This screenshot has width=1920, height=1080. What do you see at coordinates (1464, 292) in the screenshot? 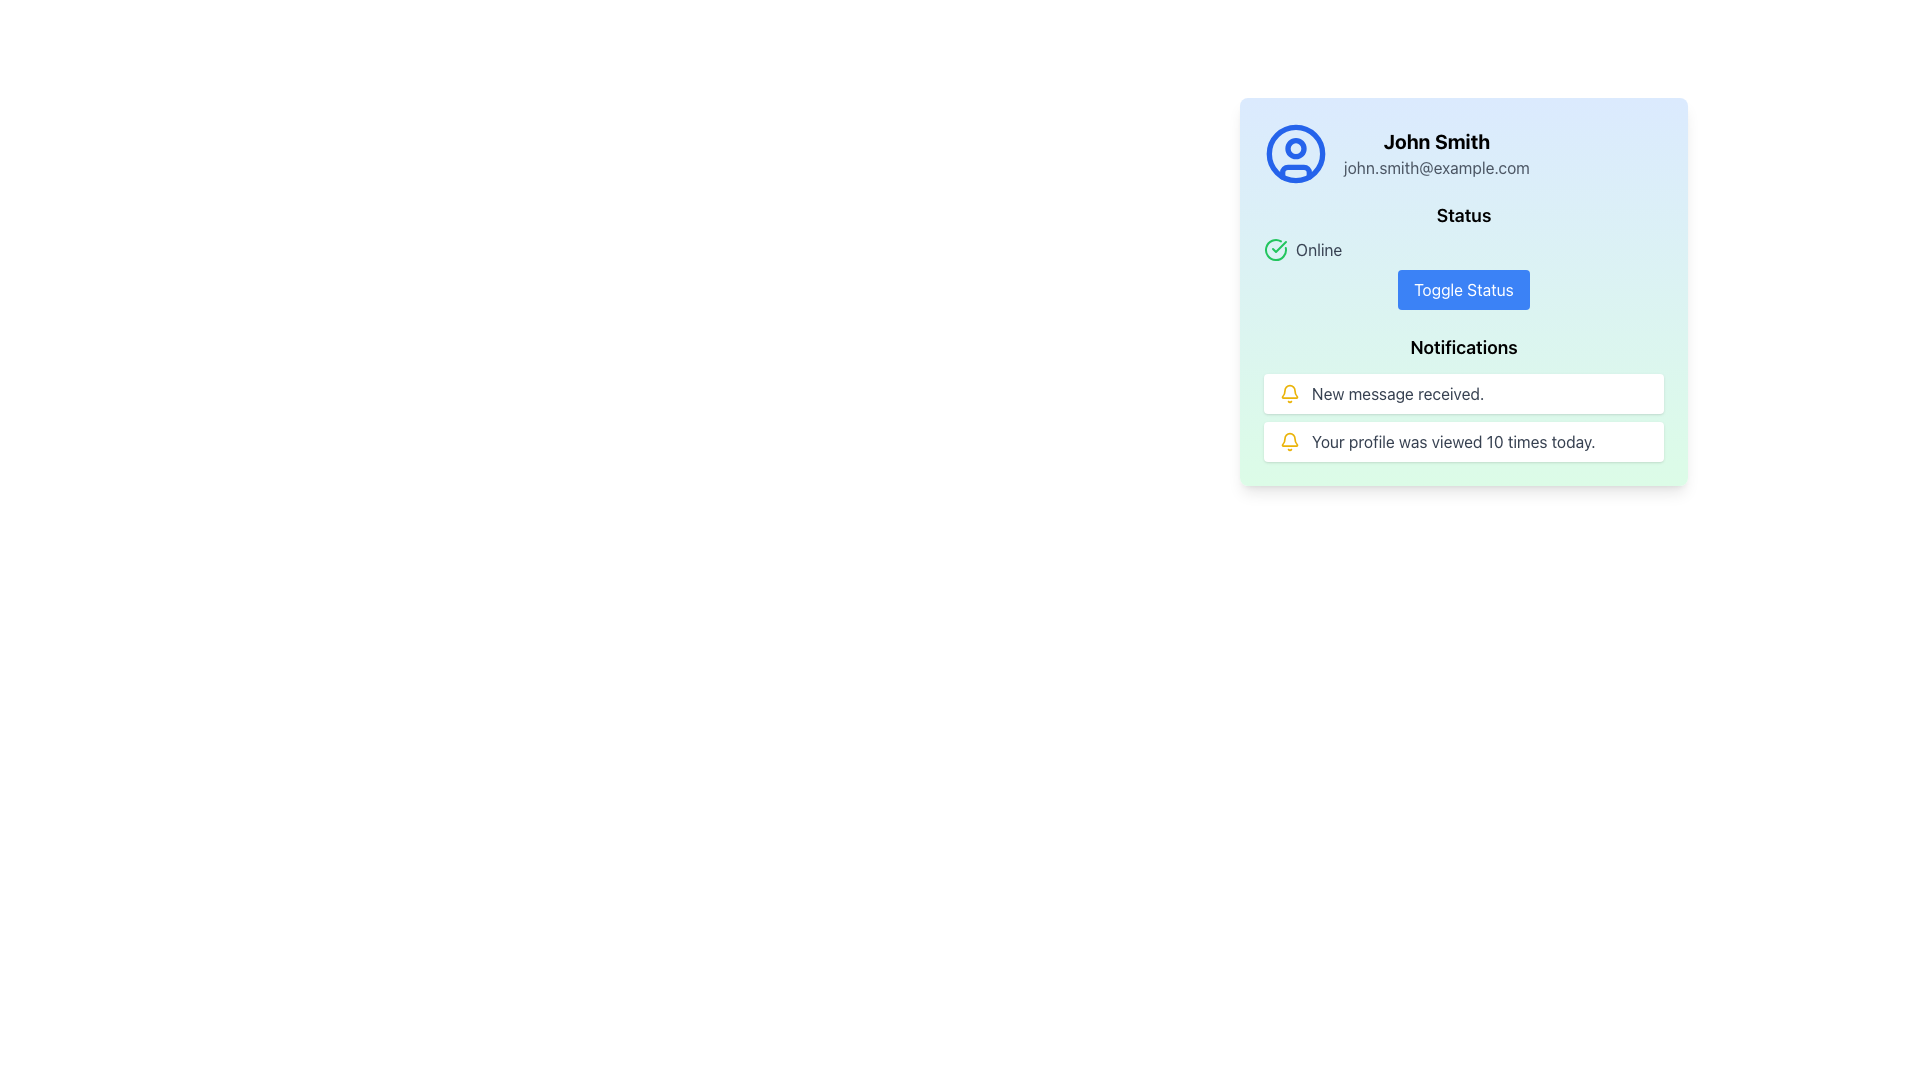
I see `the rectangular button with a blue background and white text reading 'Toggle Status'` at bounding box center [1464, 292].